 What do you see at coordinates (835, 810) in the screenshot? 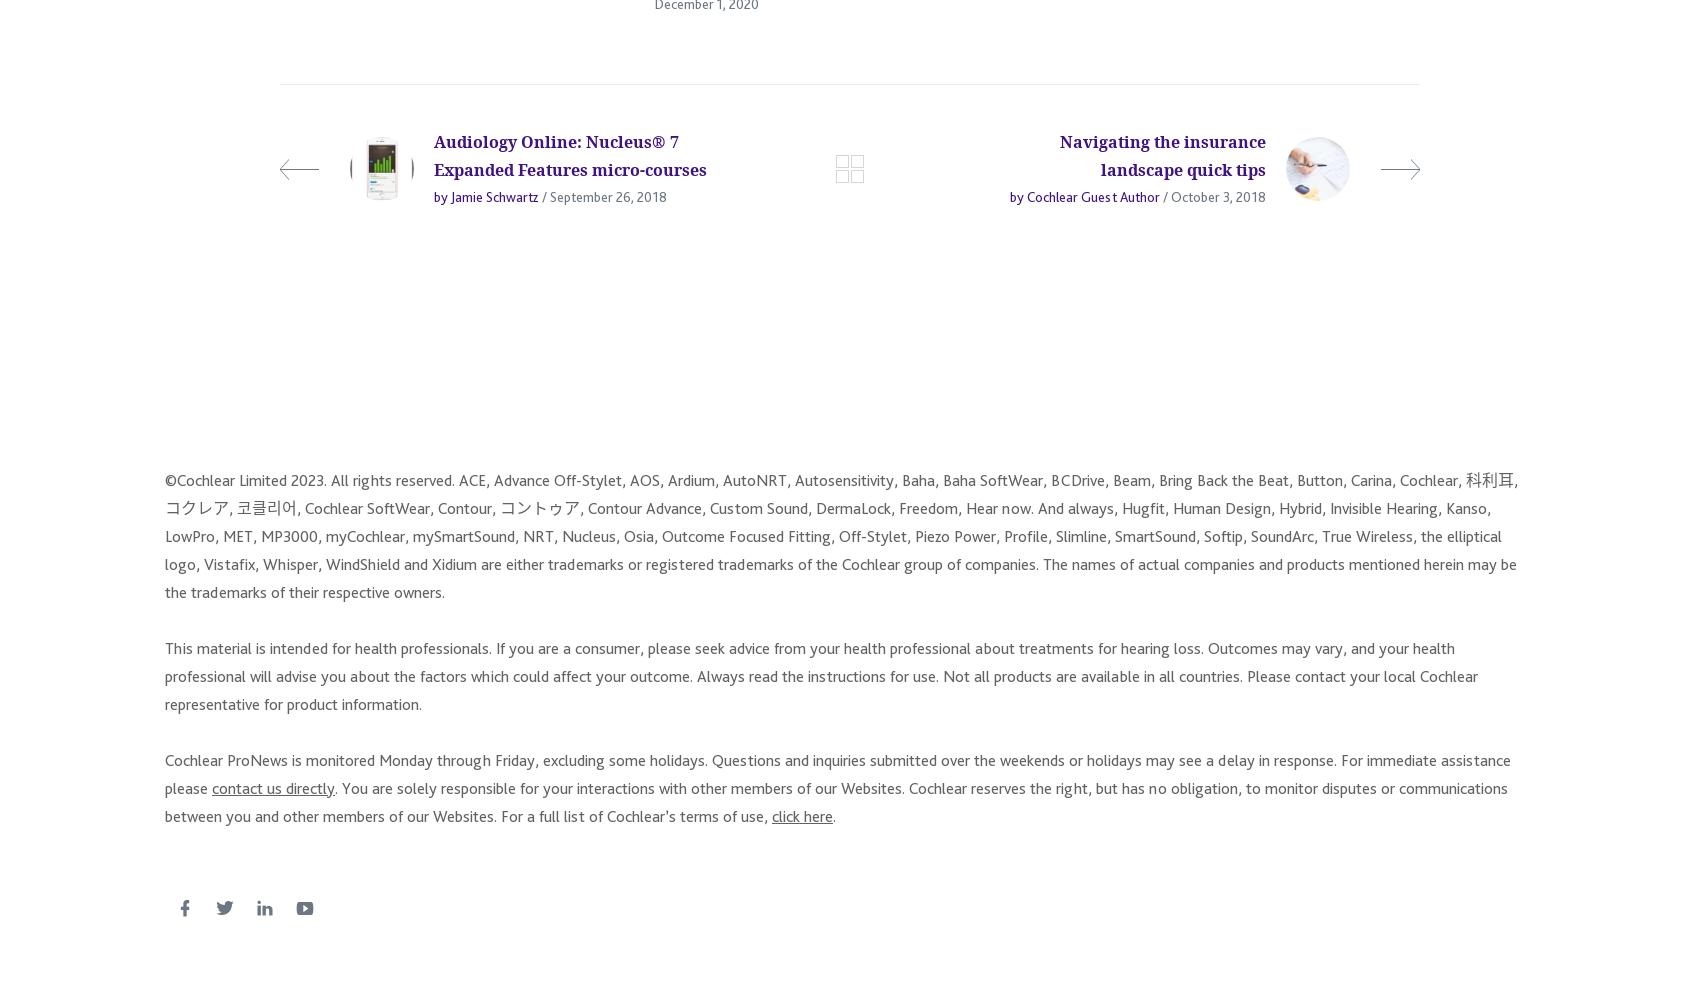
I see `'. You are solely responsible for your interactions with other members of our Websites. Cochlear reserves the right, but has no obligation, to monitor disputes or communications between you and other members of our Websites. For a full list of Cochlear’s terms of use,'` at bounding box center [835, 810].